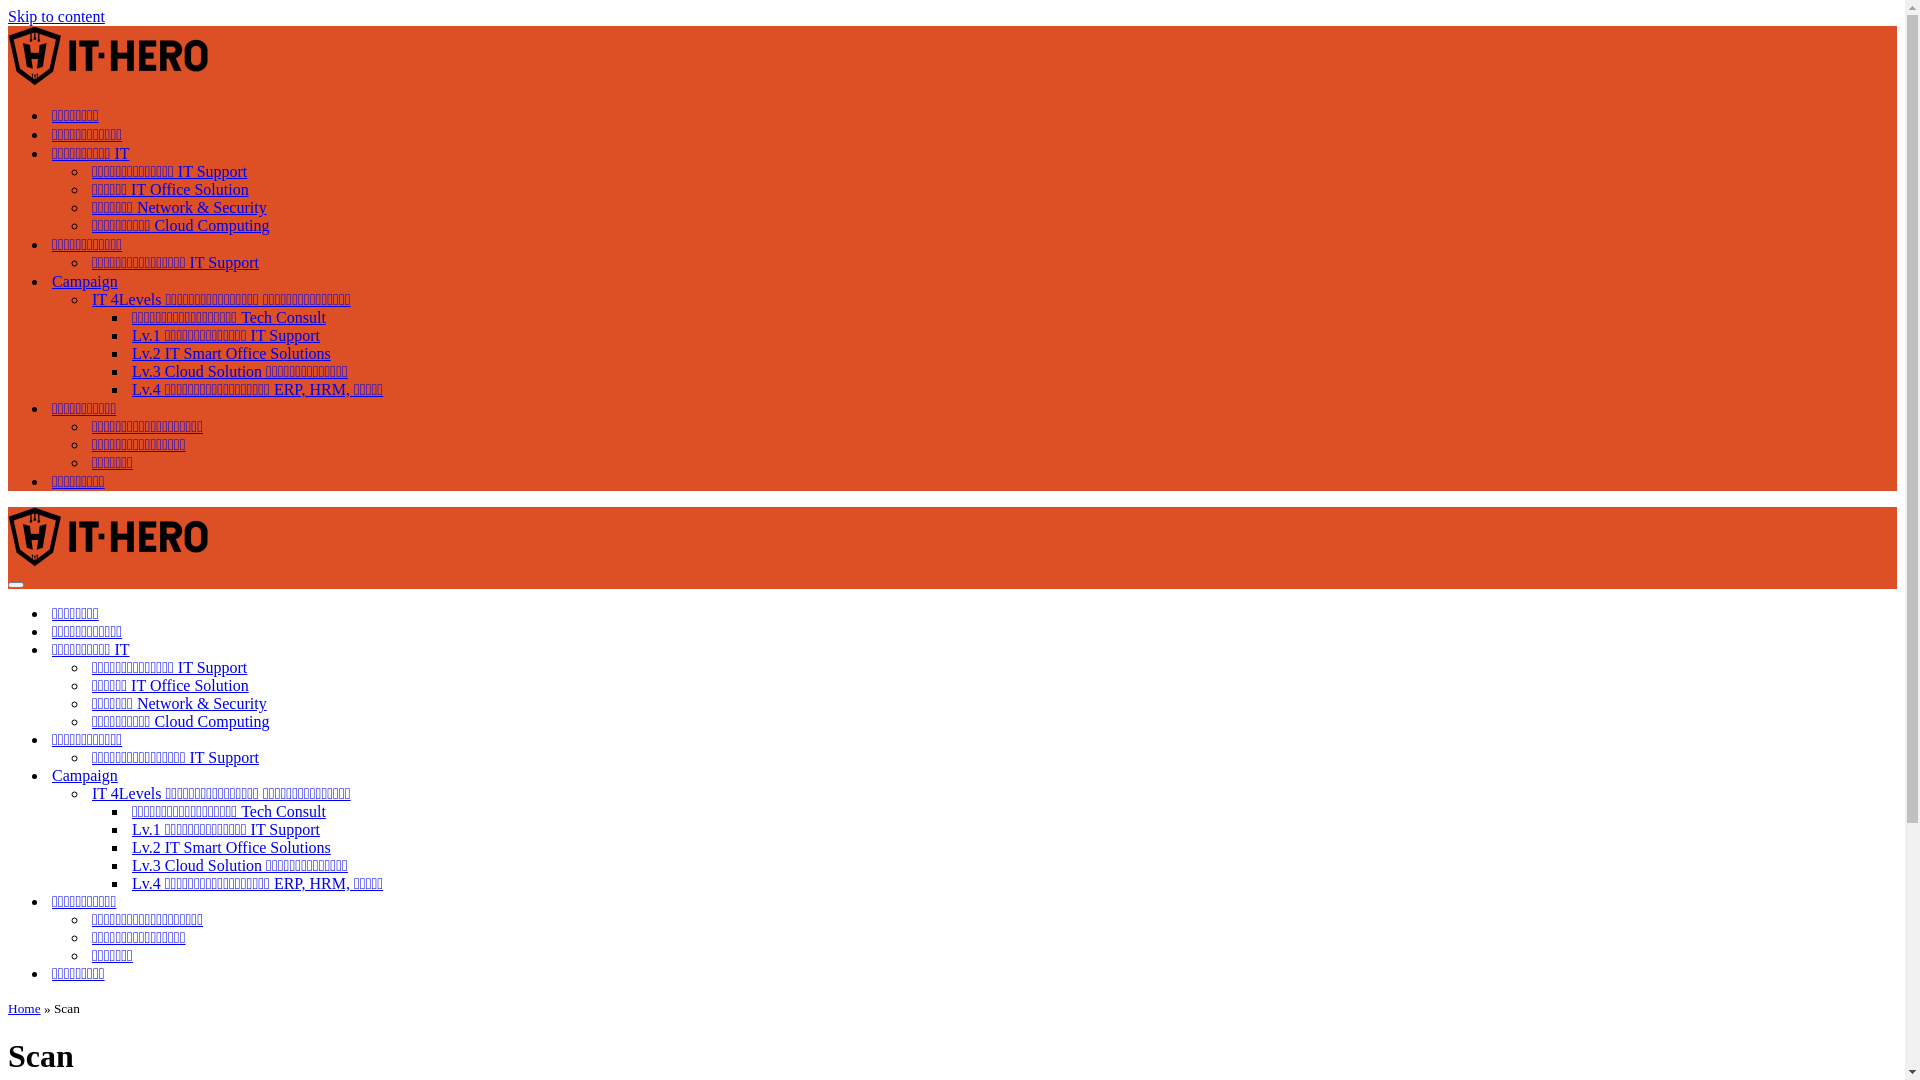 The image size is (1920, 1080). I want to click on 'Navigation Menu', so click(15, 585).